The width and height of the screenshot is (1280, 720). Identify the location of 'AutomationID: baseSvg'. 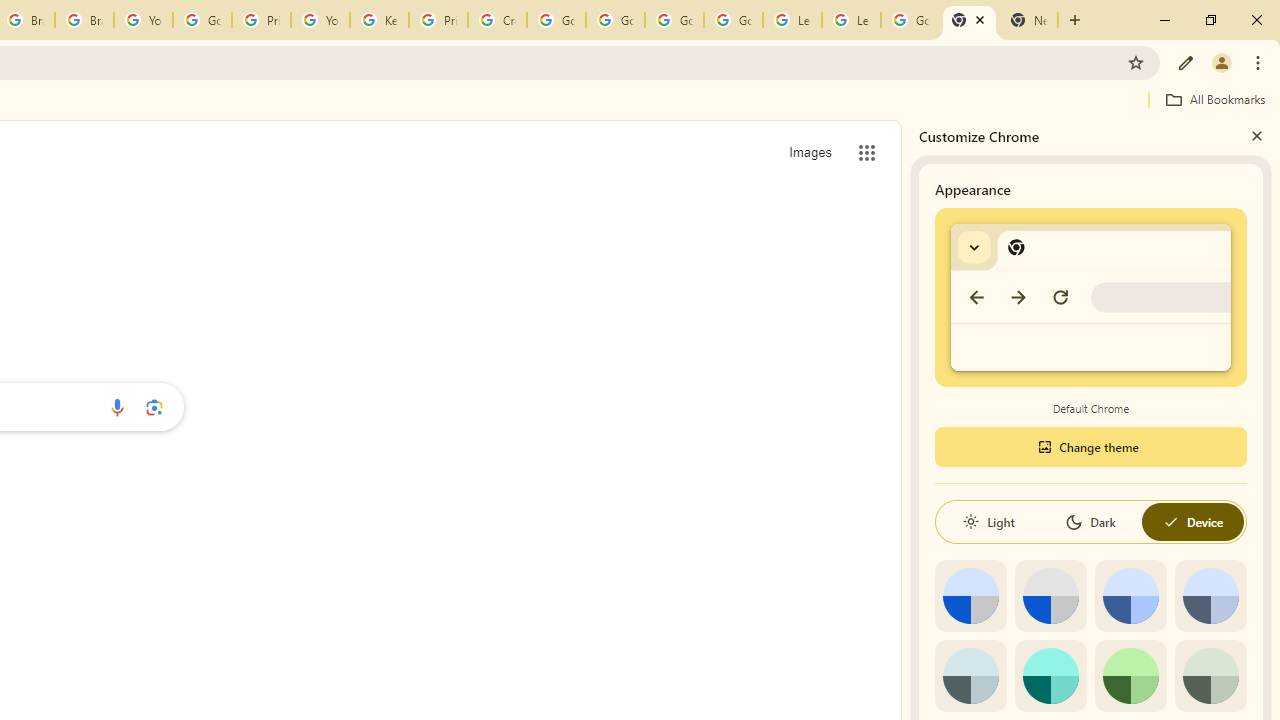
(1170, 521).